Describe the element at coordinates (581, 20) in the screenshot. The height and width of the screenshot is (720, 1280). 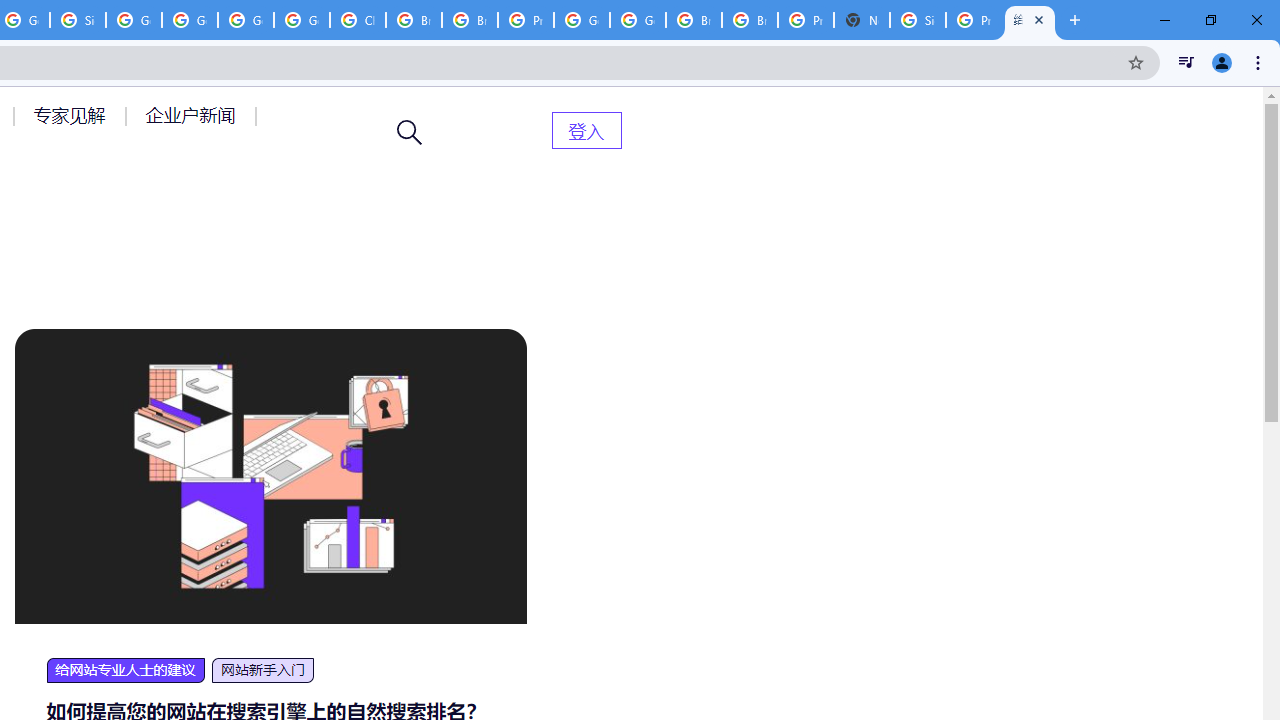
I see `'Google Cloud Platform'` at that location.